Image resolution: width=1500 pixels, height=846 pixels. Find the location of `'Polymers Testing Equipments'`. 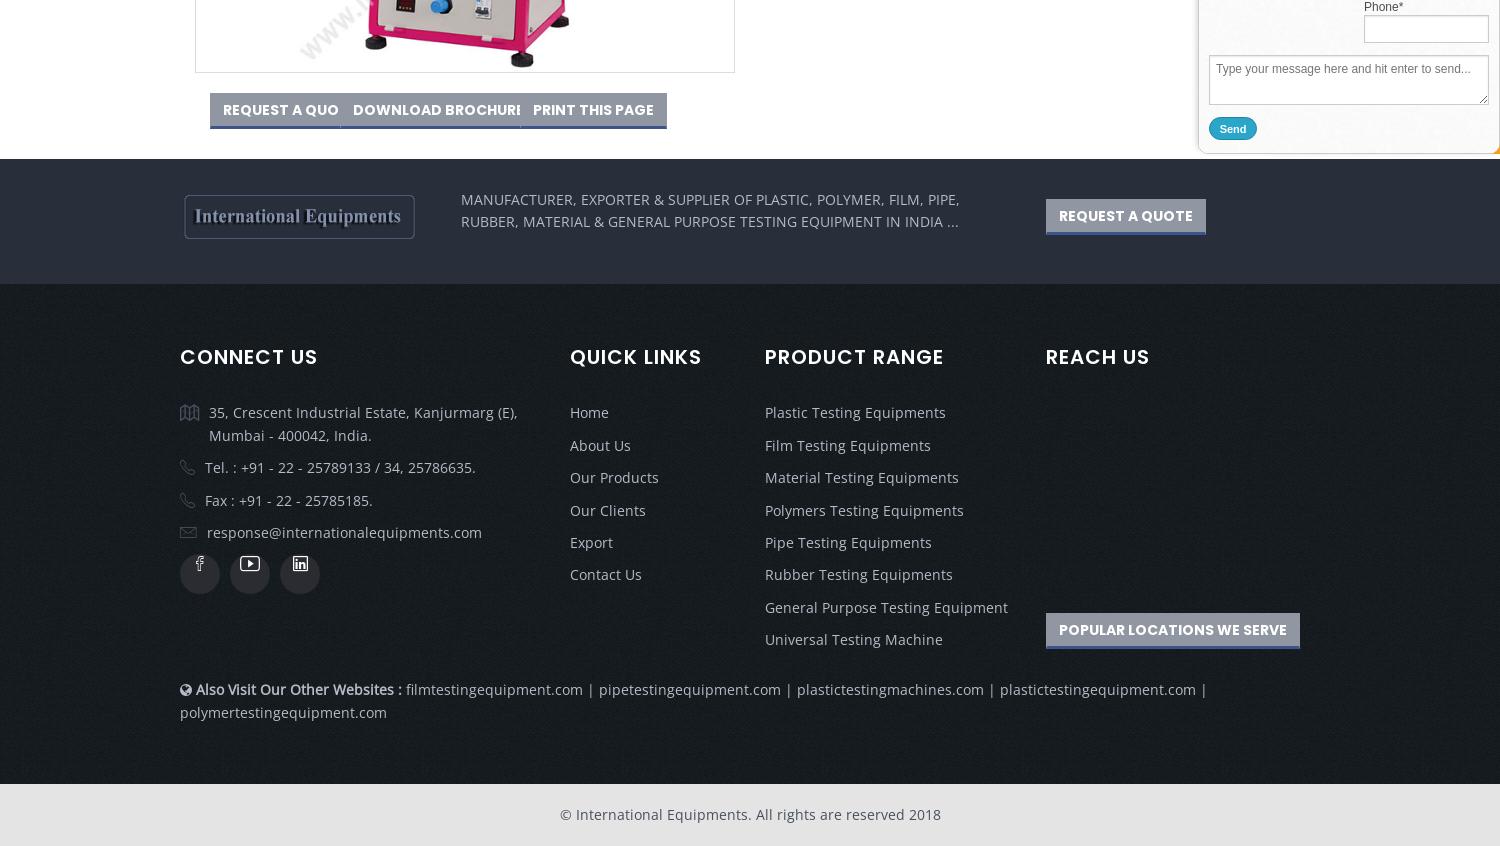

'Polymers Testing Equipments' is located at coordinates (863, 509).